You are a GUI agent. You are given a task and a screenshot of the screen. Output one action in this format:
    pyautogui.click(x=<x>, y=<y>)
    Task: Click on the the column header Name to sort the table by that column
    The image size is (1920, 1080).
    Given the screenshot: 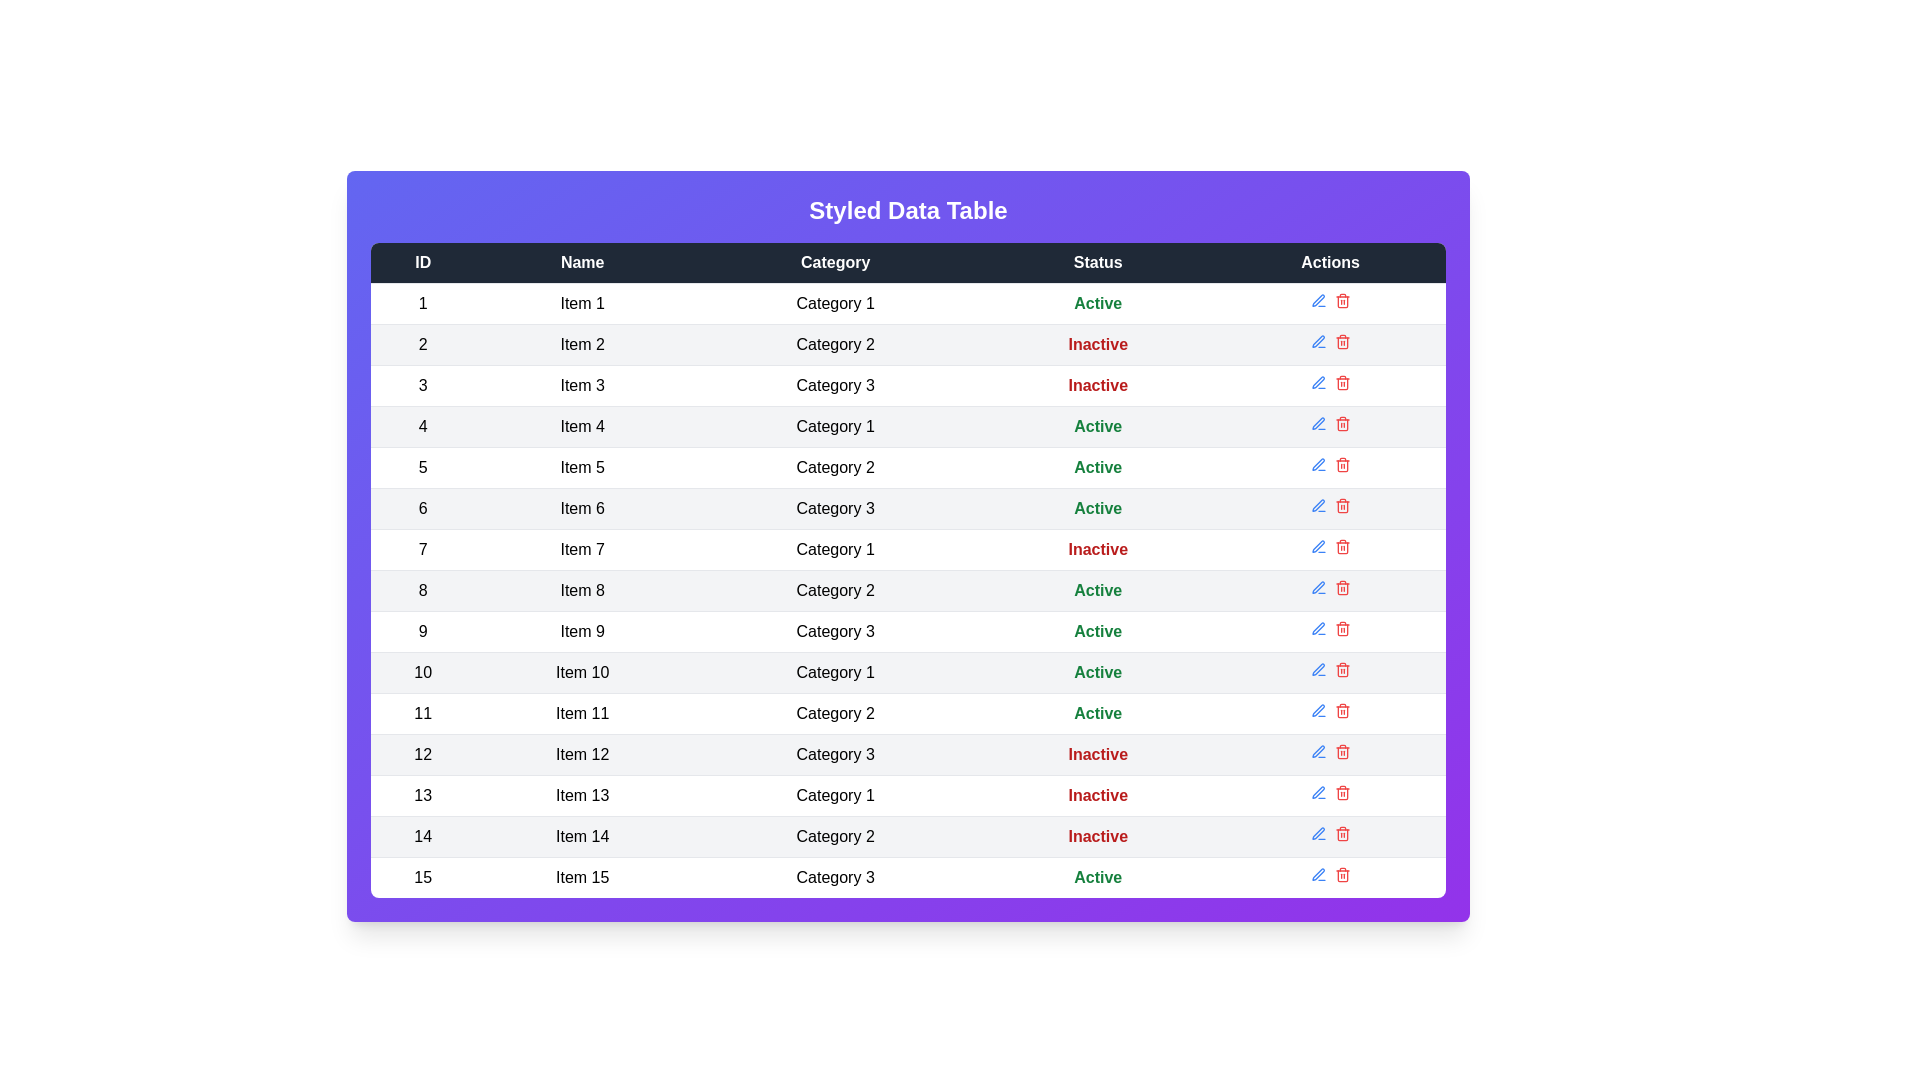 What is the action you would take?
    pyautogui.click(x=581, y=261)
    